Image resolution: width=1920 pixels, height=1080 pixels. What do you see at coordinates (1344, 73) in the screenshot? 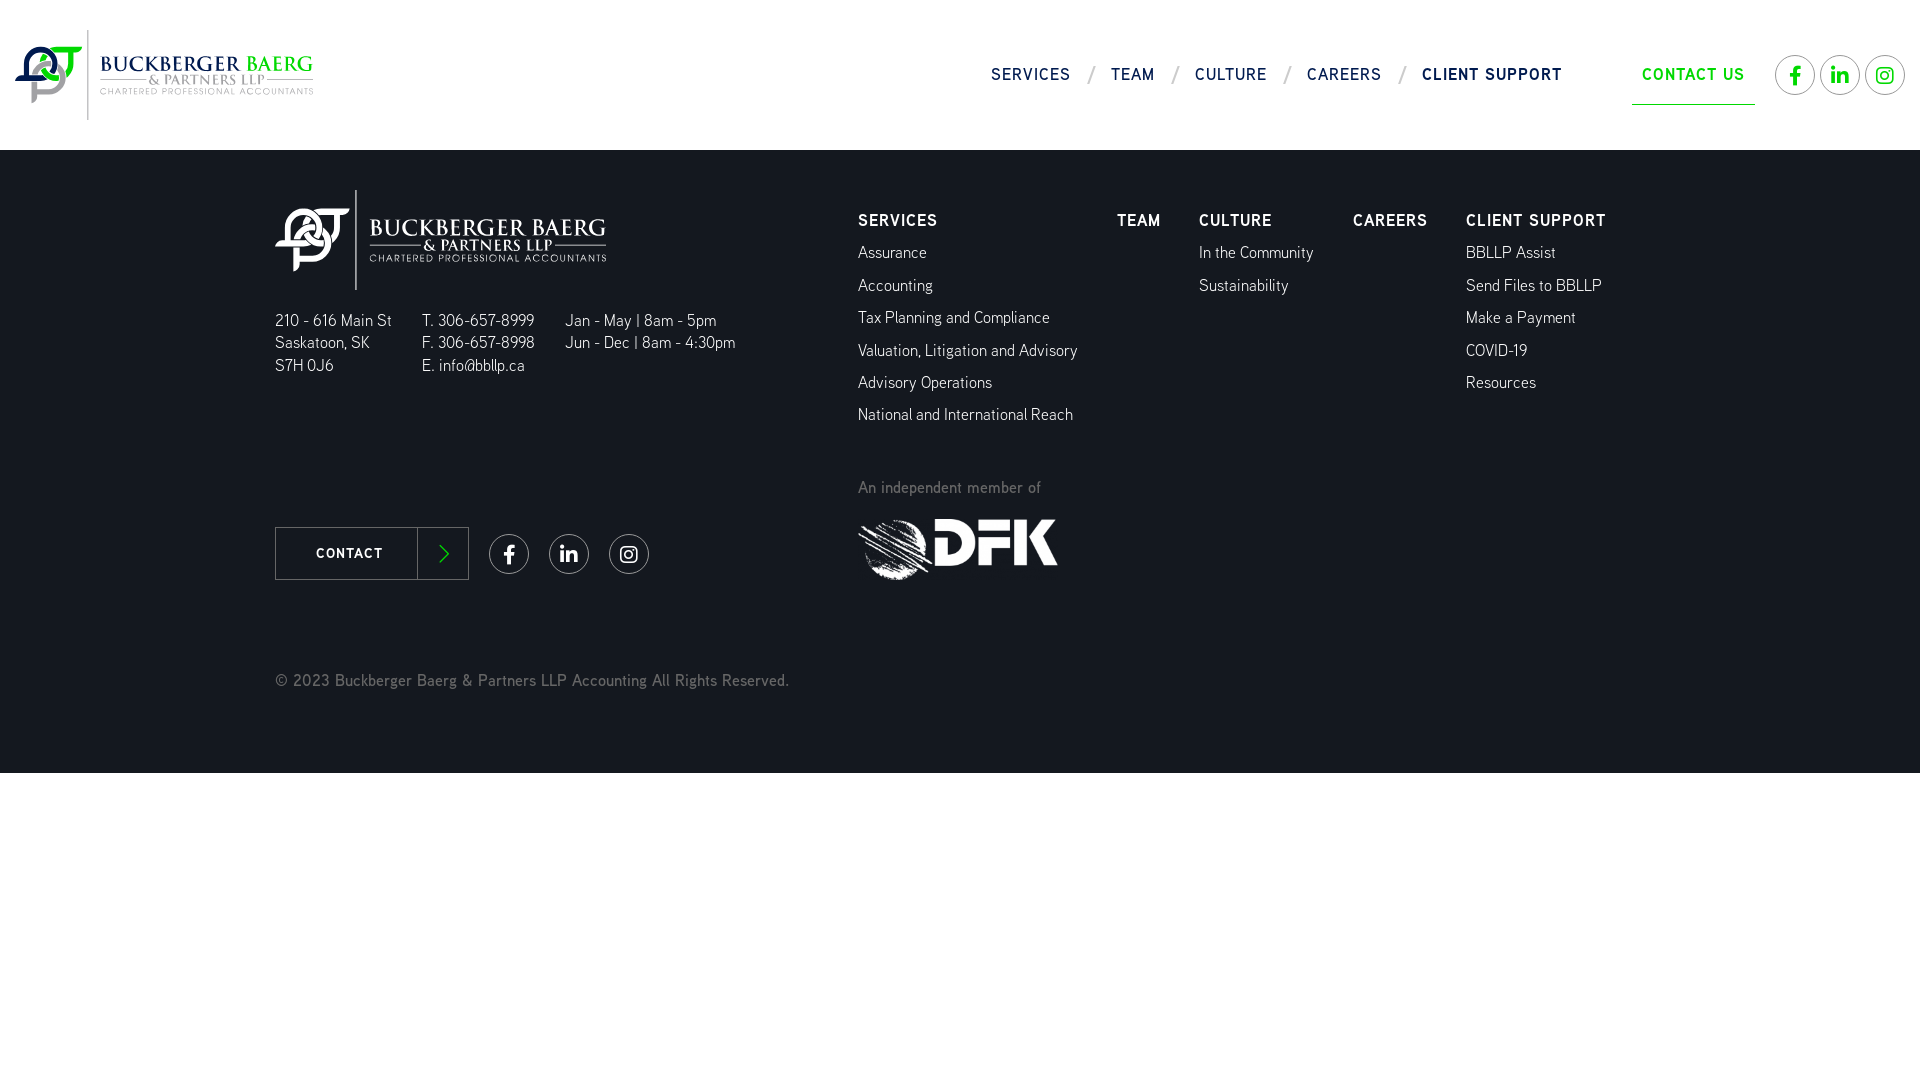
I see `'CAREERS'` at bounding box center [1344, 73].